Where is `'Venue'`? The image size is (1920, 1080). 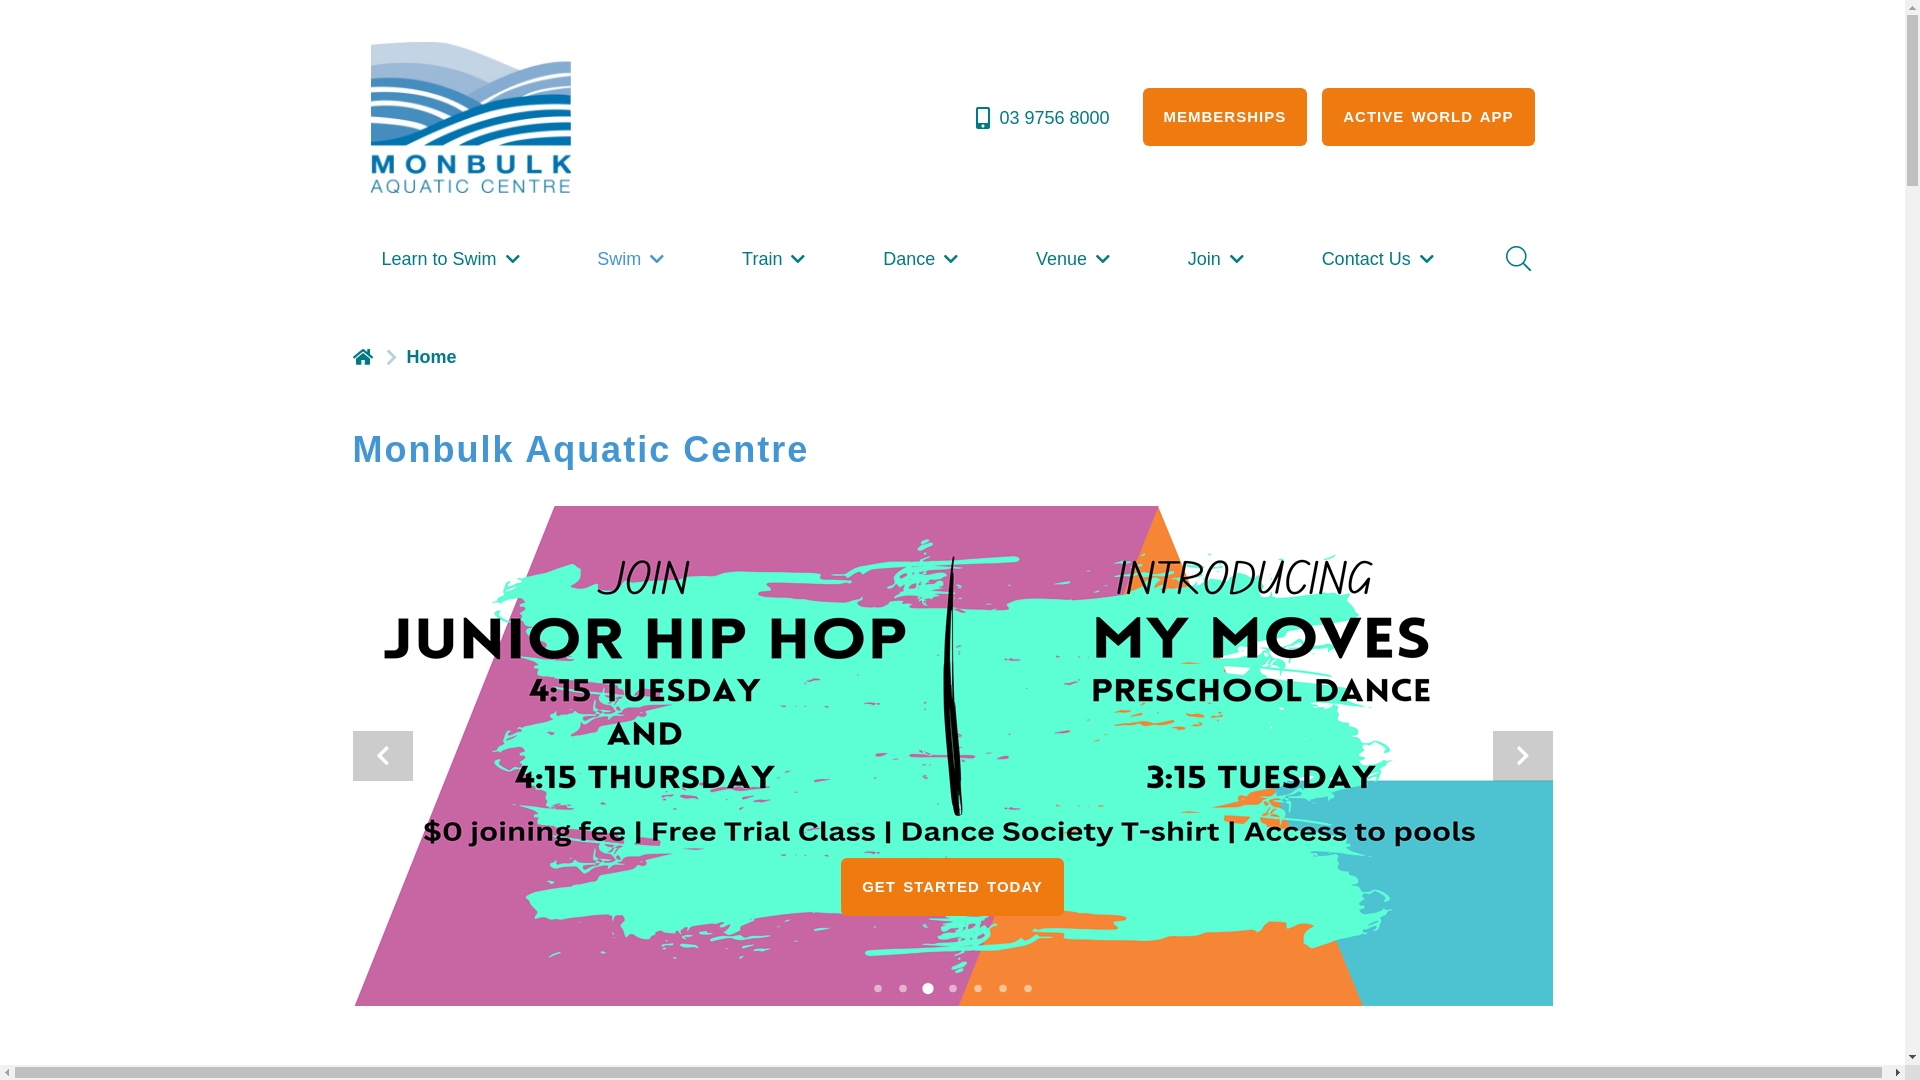
'Venue' is located at coordinates (1074, 257).